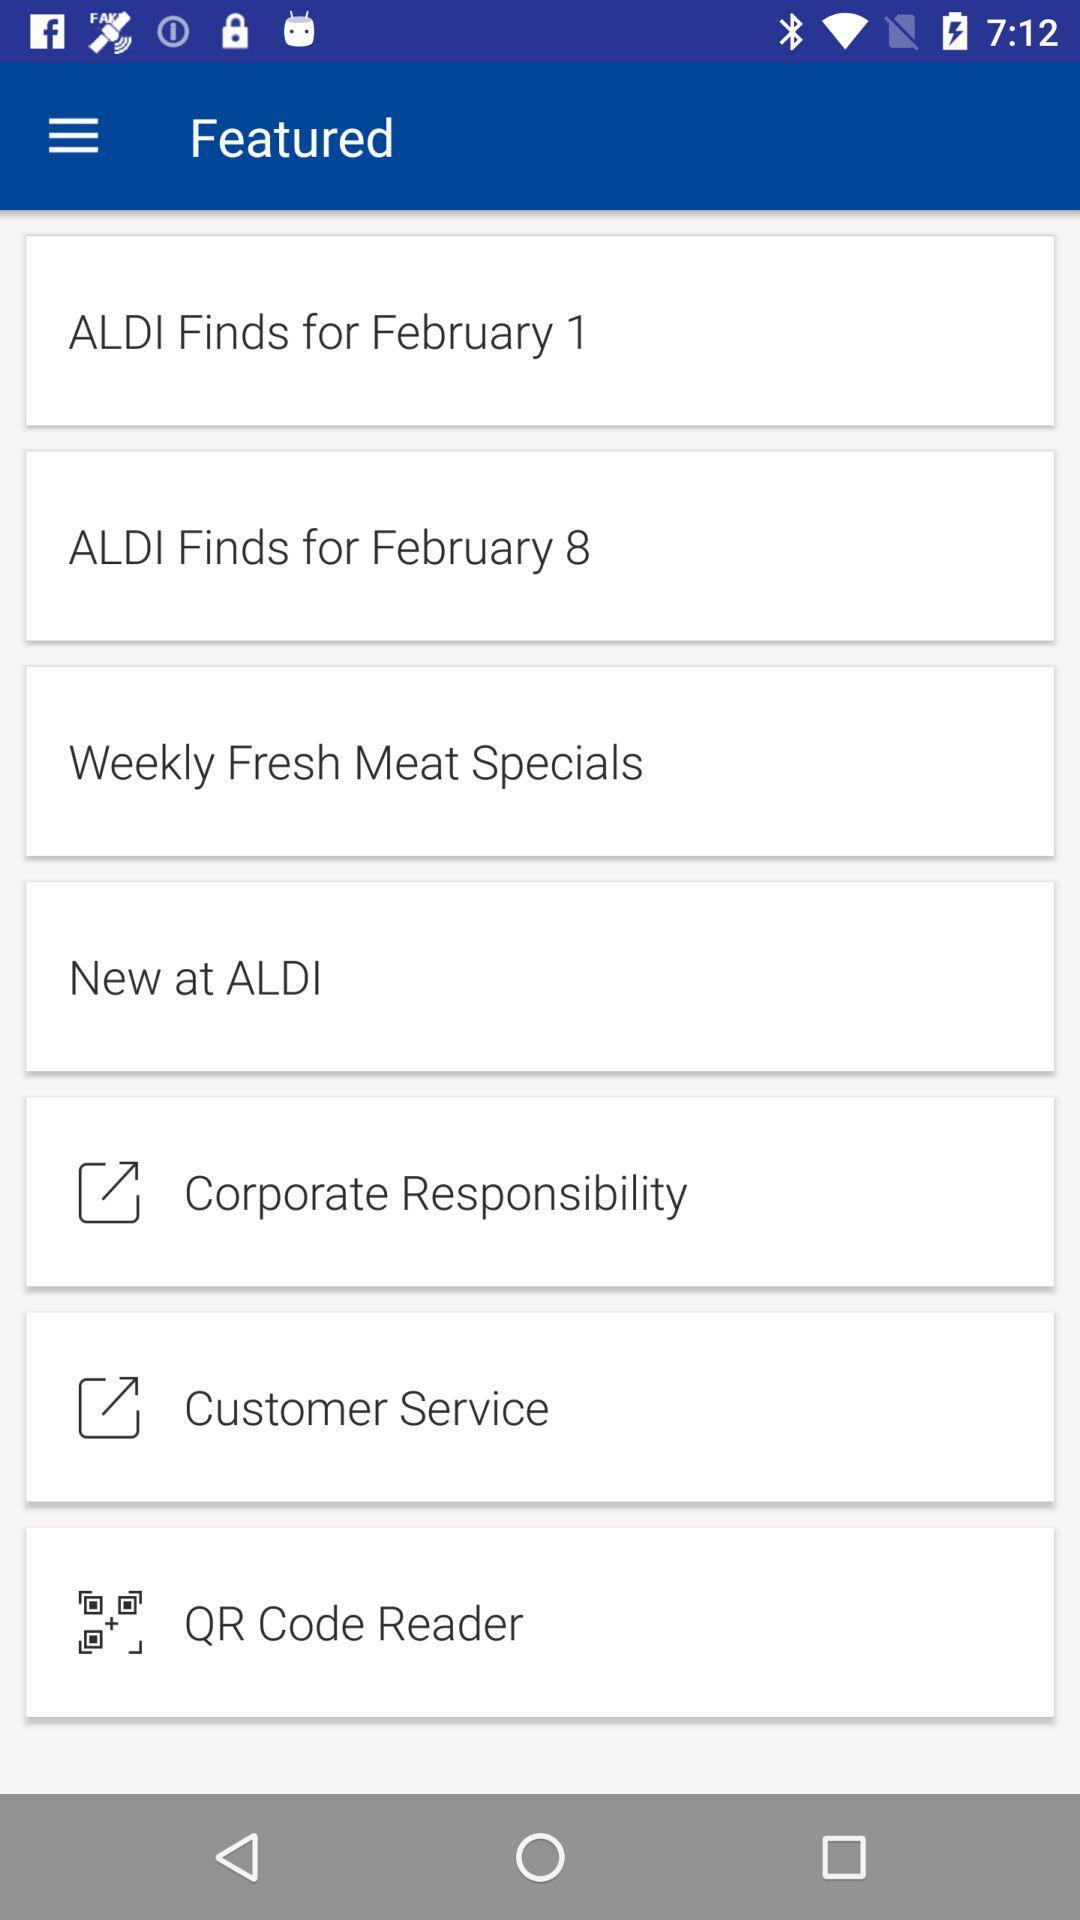 This screenshot has width=1080, height=1920. Describe the element at coordinates (540, 330) in the screenshot. I see `the text below featured` at that location.